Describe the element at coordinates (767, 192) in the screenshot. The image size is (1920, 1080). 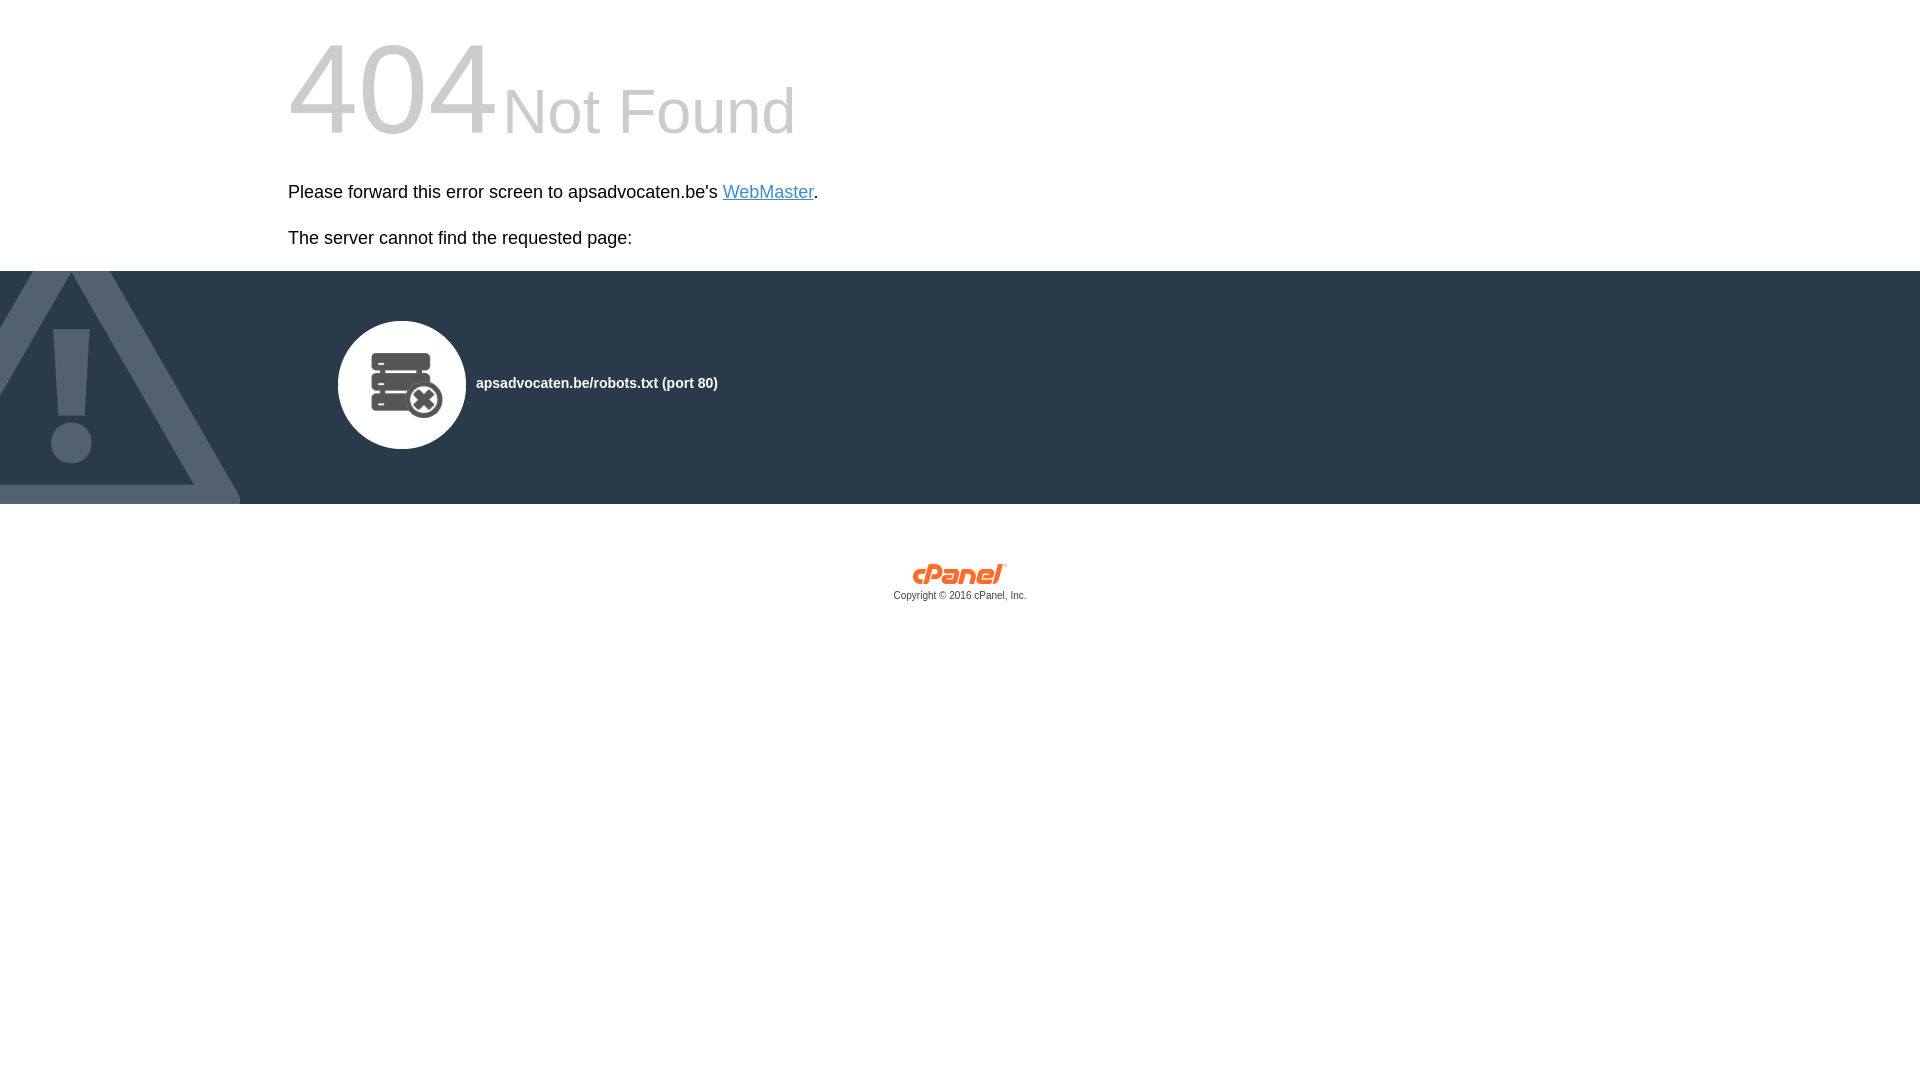
I see `'WebMaster'` at that location.